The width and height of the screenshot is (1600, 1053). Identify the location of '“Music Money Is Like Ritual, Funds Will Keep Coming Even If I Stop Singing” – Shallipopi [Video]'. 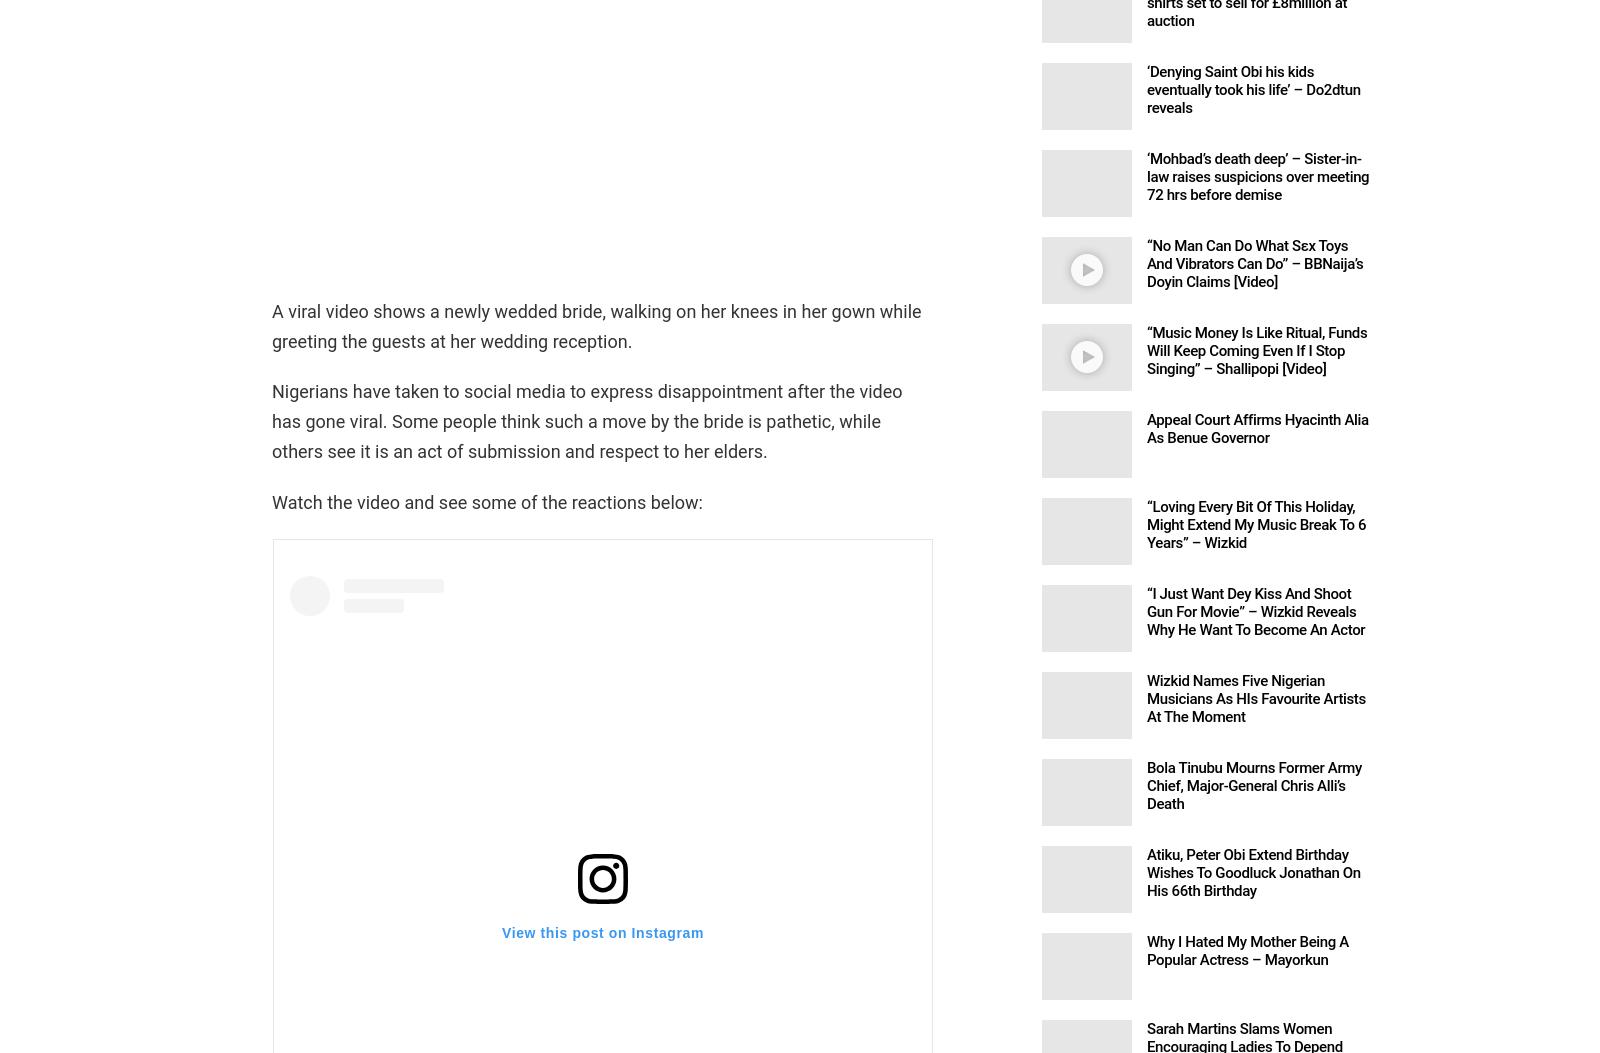
(1255, 349).